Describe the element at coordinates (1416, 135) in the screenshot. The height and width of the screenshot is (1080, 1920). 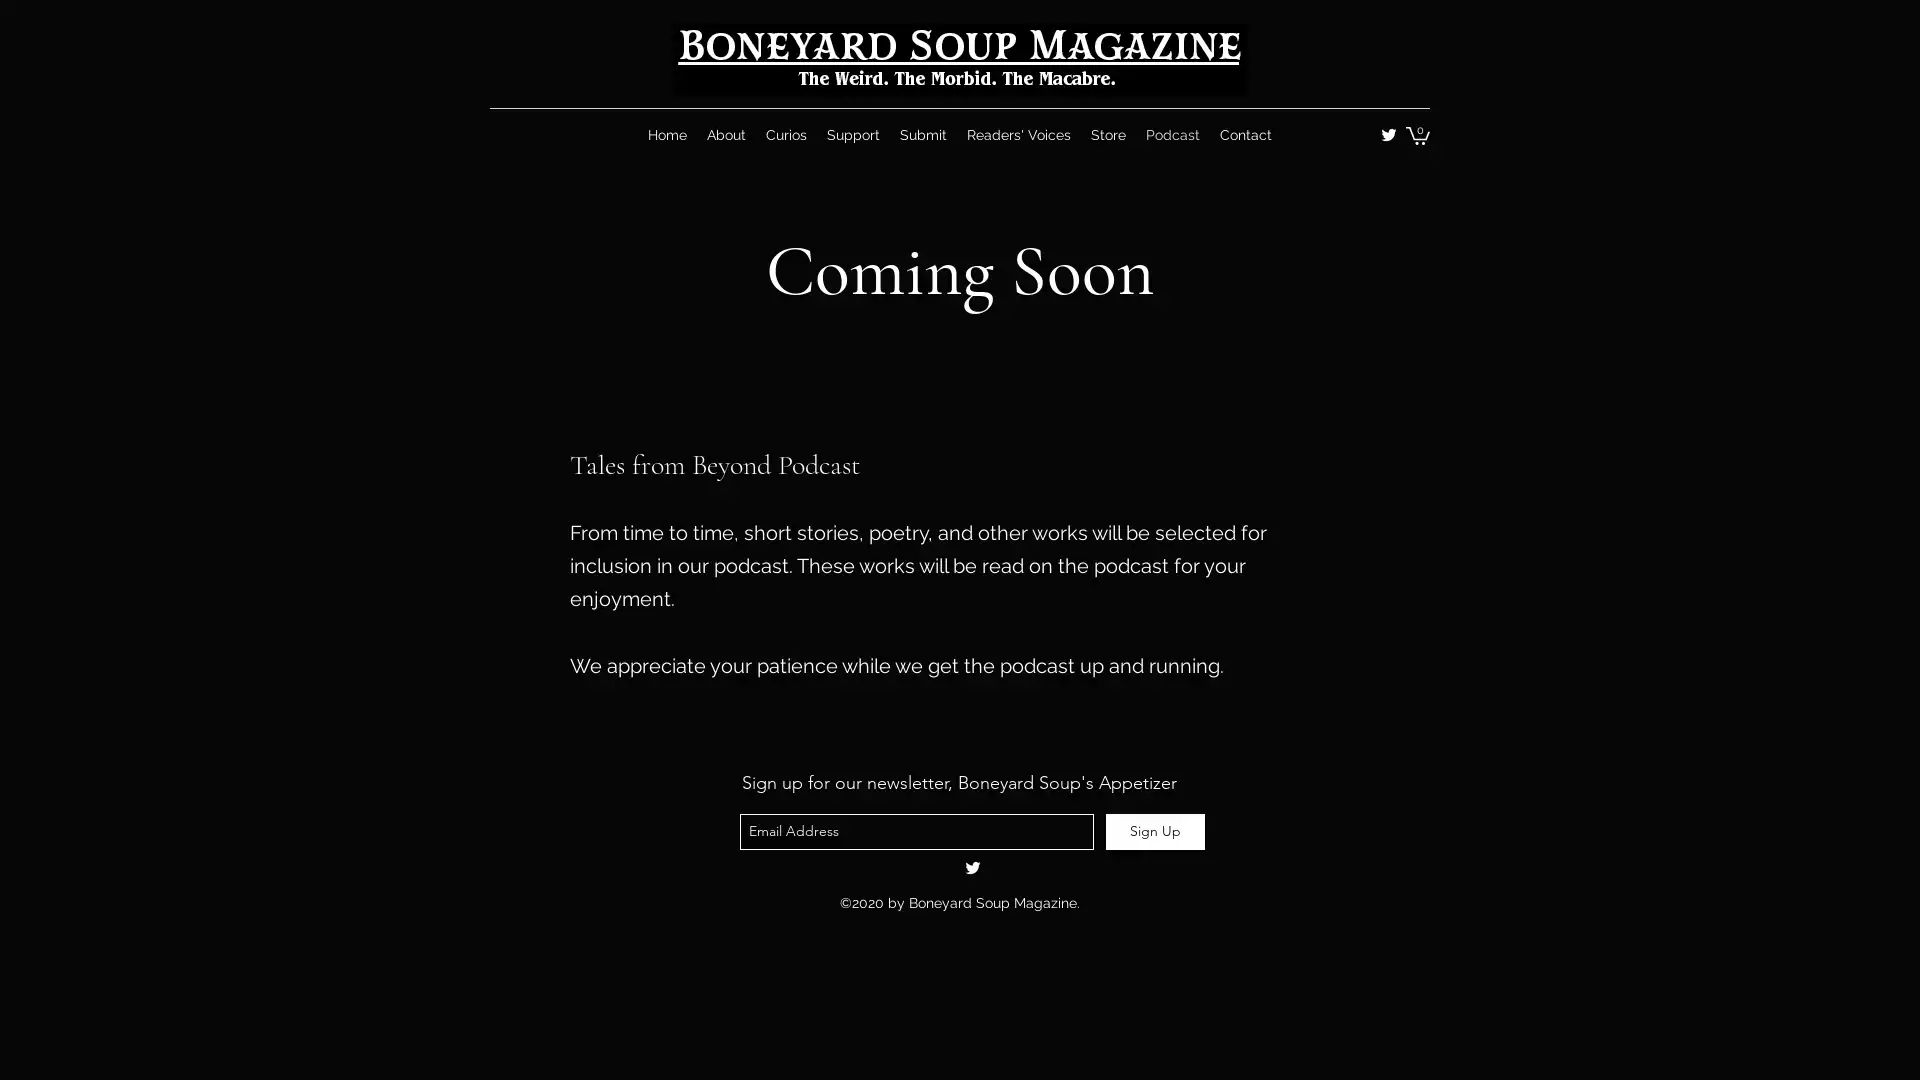
I see `Cart with 0 items` at that location.